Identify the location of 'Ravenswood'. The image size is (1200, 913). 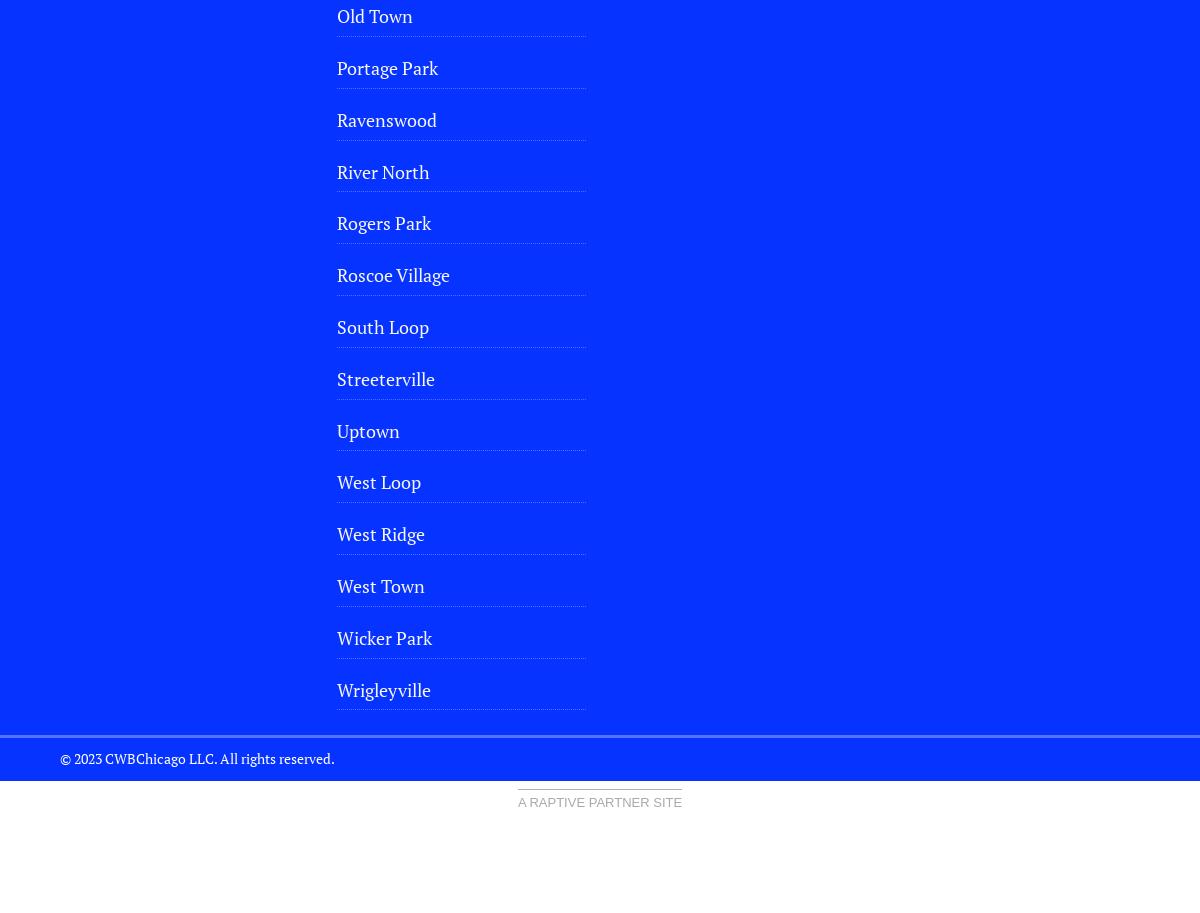
(386, 118).